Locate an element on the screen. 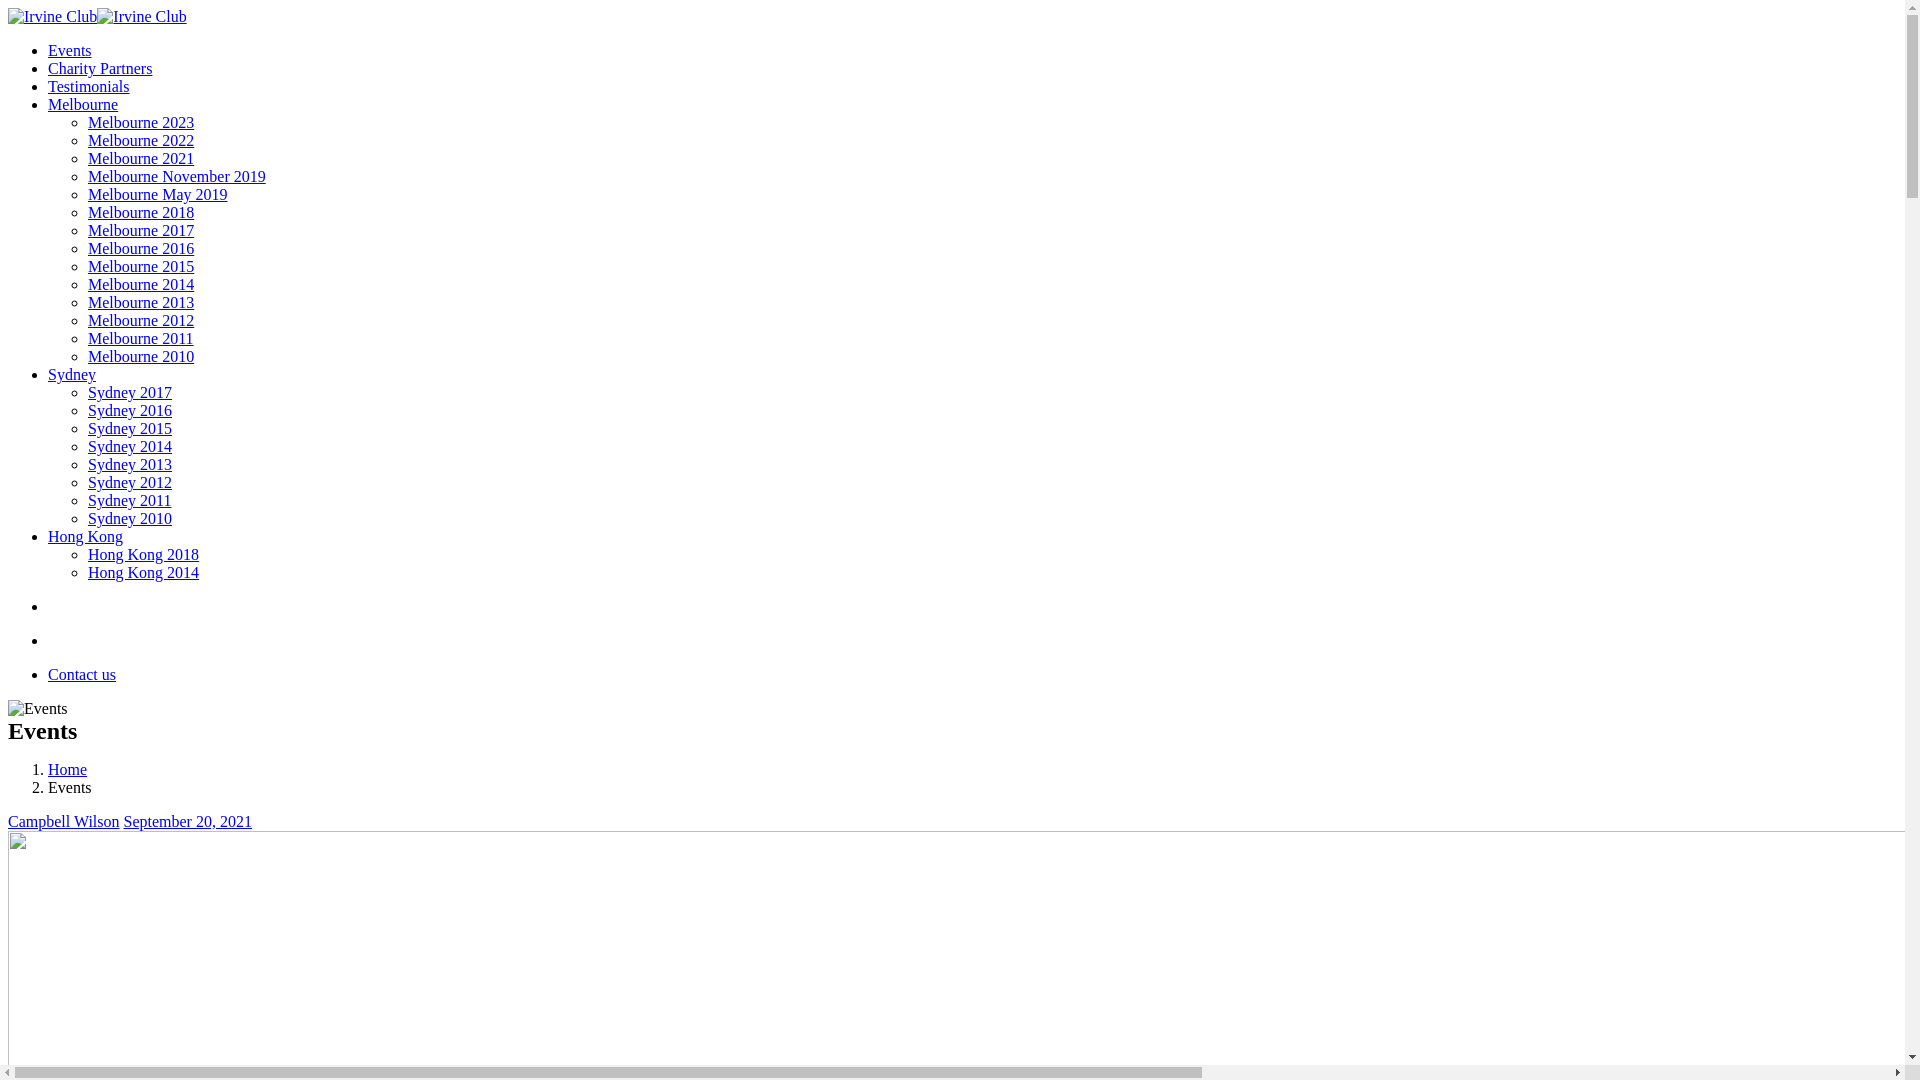  'Sydney' is located at coordinates (72, 374).